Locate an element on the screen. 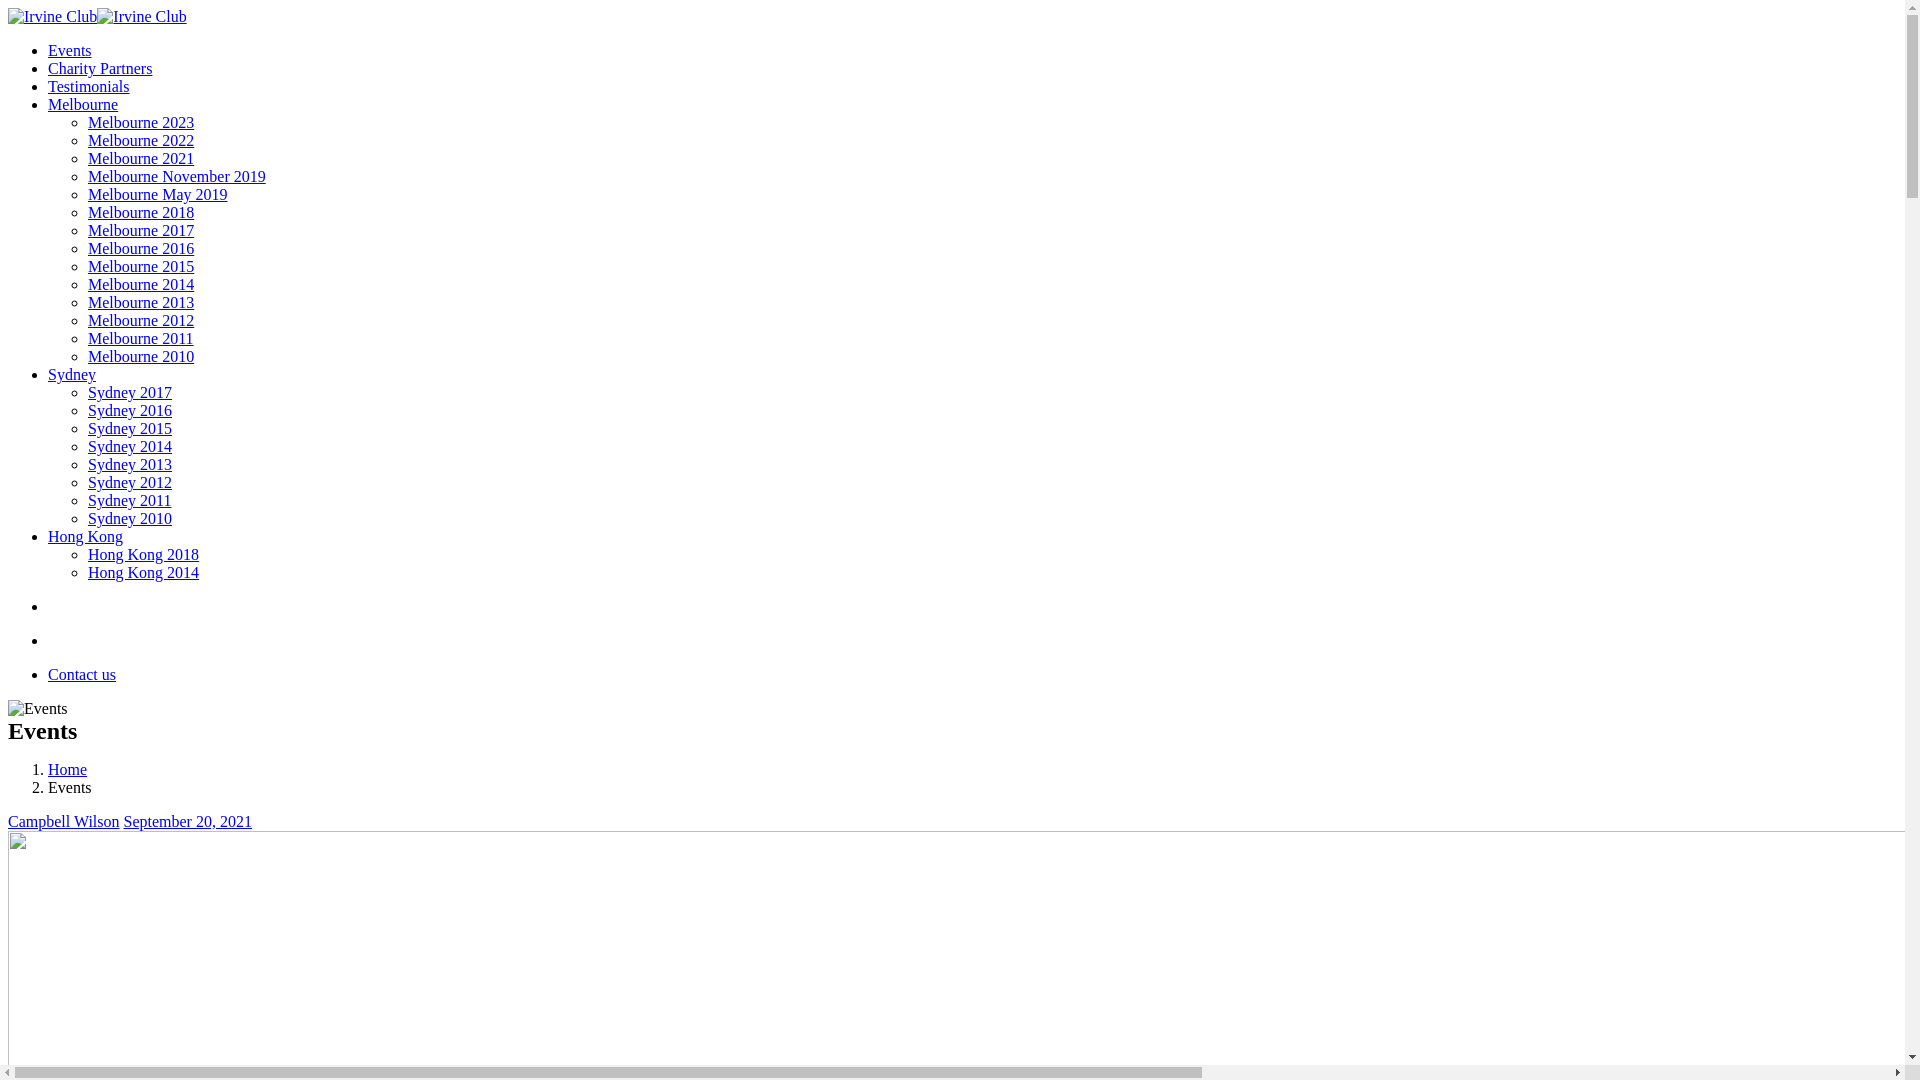  'Sydney' is located at coordinates (72, 374).